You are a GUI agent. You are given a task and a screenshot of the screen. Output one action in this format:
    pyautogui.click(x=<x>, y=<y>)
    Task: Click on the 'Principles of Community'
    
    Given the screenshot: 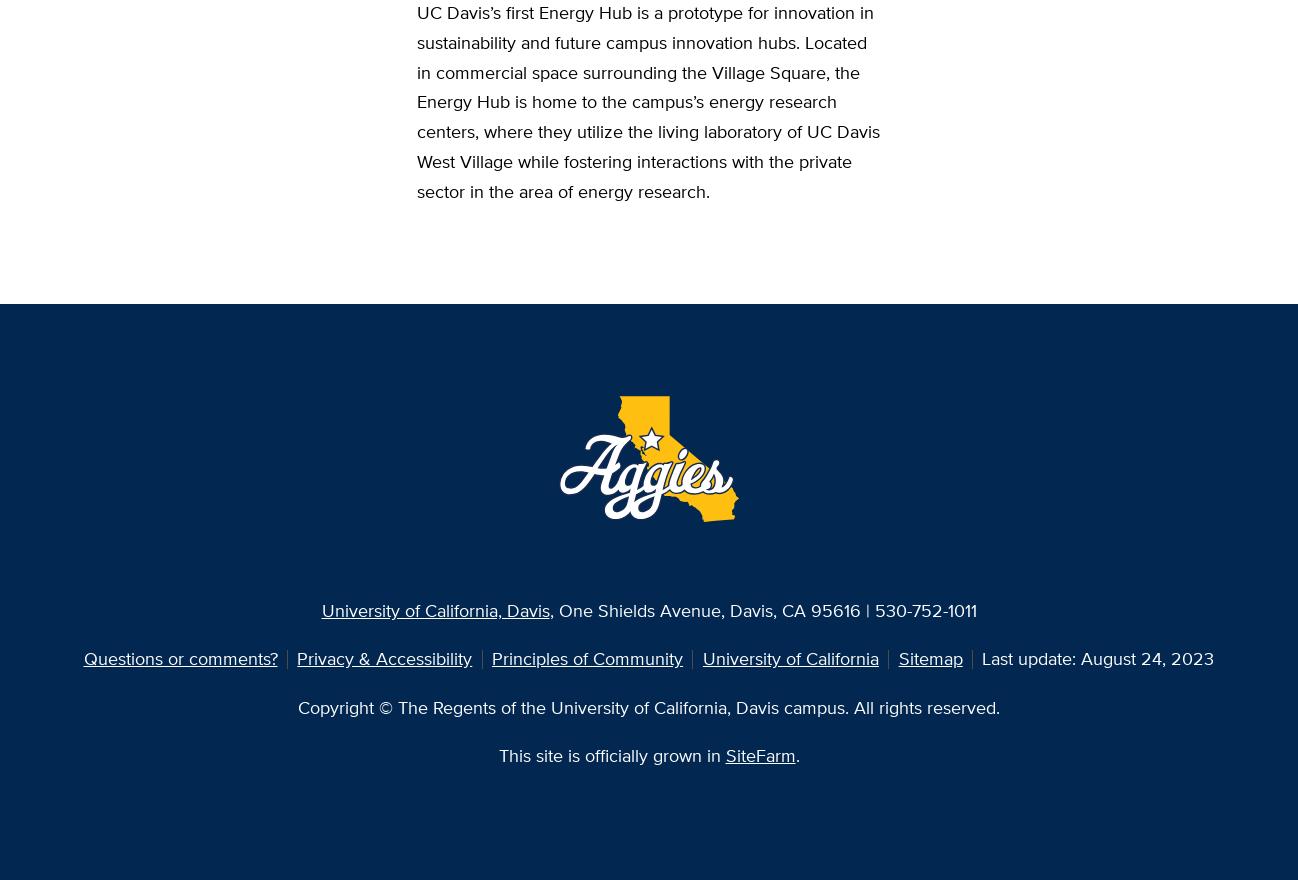 What is the action you would take?
    pyautogui.click(x=491, y=658)
    